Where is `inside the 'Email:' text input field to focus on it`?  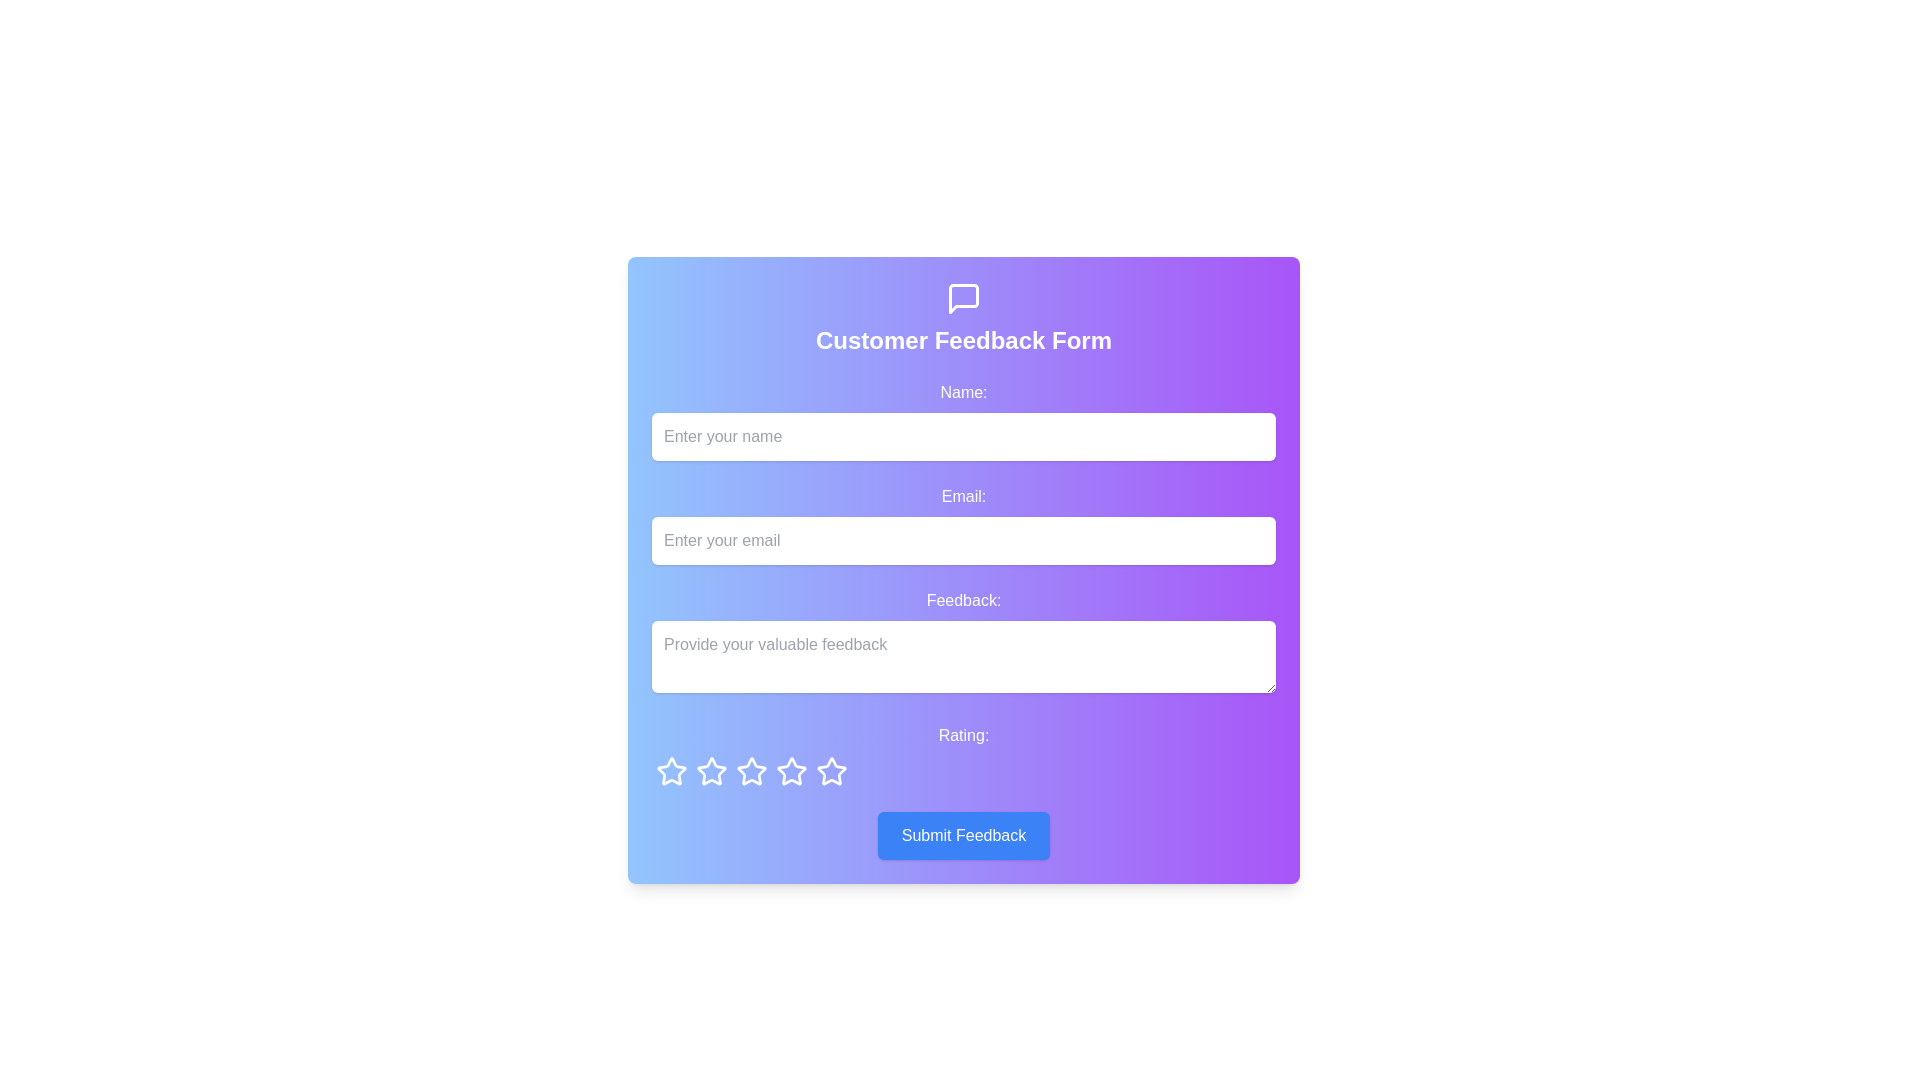
inside the 'Email:' text input field to focus on it is located at coordinates (964, 523).